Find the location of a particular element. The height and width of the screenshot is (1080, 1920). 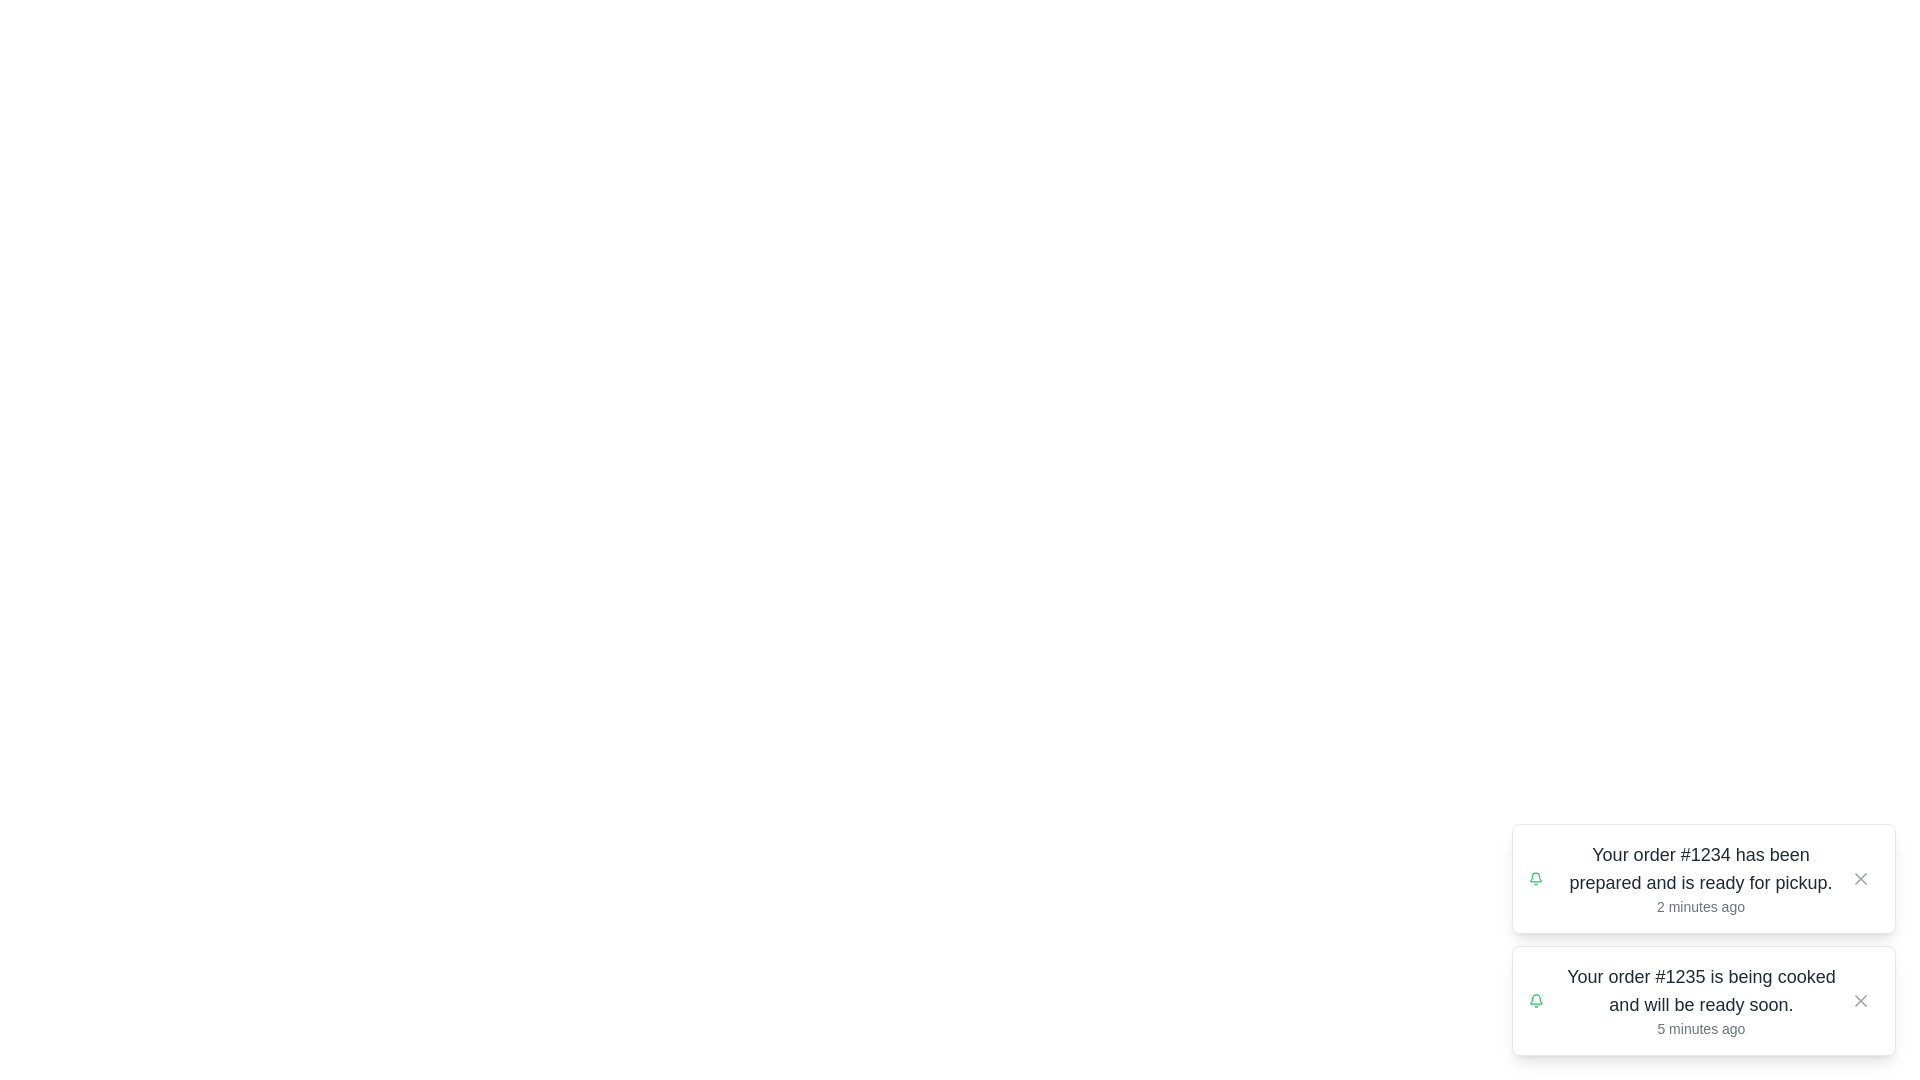

the static text block displaying 'Your order #1235 is being cooked and will be ready soon.' is located at coordinates (1700, 991).